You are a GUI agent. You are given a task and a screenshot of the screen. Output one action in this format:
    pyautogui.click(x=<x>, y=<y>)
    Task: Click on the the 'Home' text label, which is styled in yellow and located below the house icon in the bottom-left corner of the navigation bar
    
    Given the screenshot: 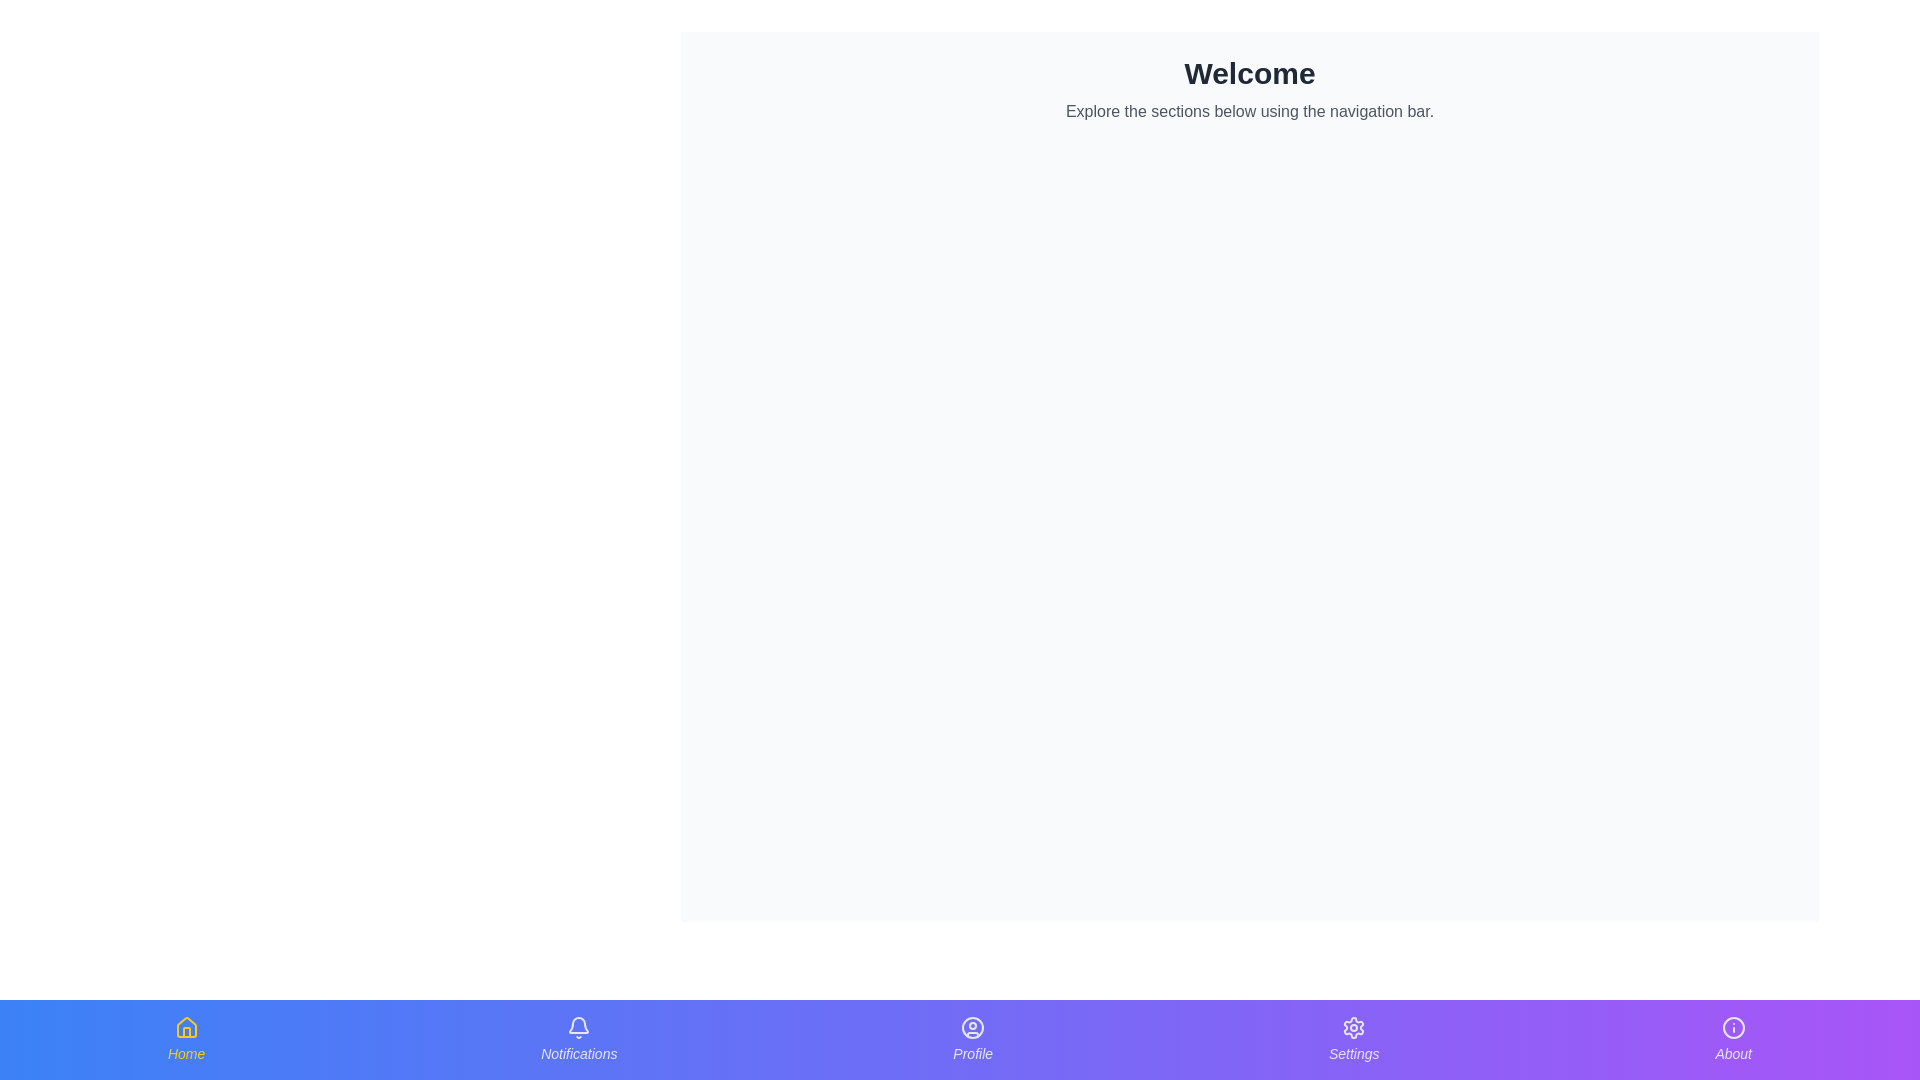 What is the action you would take?
    pyautogui.click(x=186, y=1052)
    